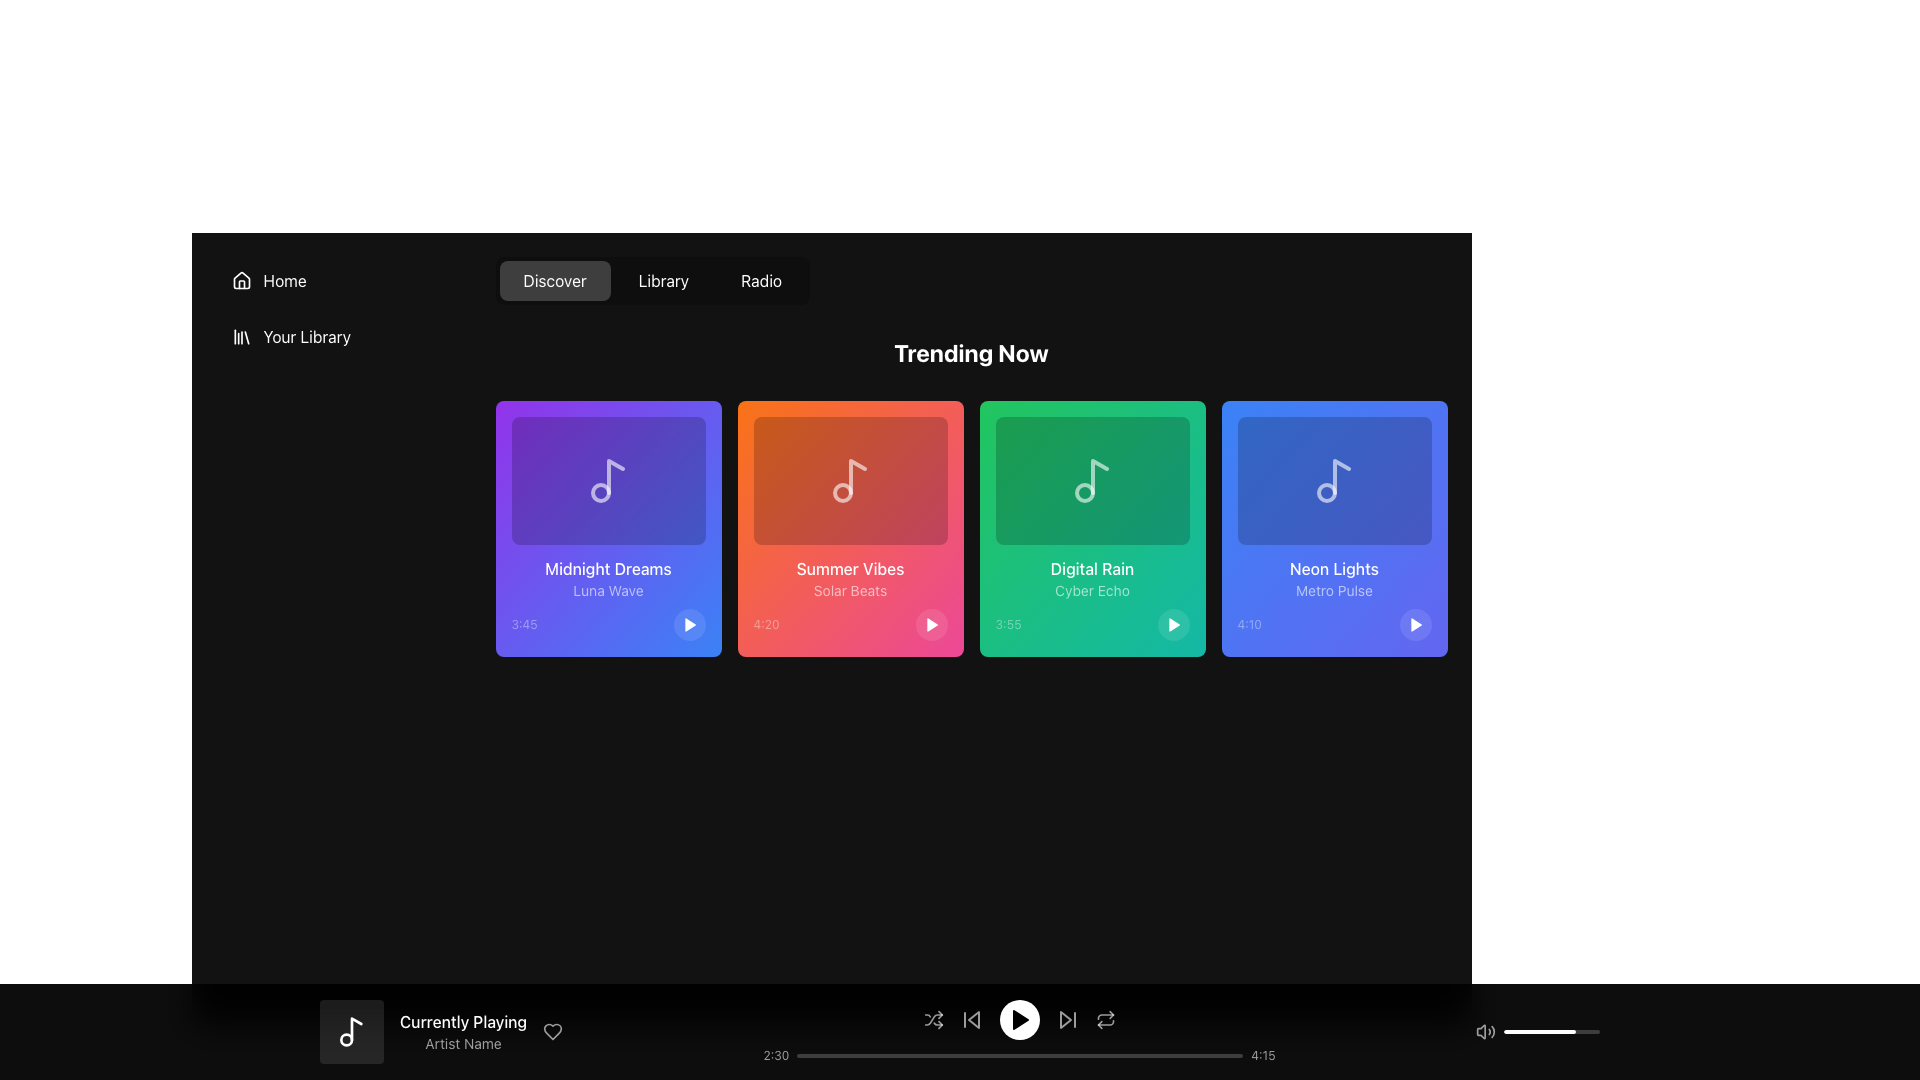  What do you see at coordinates (971, 1019) in the screenshot?
I see `the left-pointing triangular arrow button located in the bottom media control area` at bounding box center [971, 1019].